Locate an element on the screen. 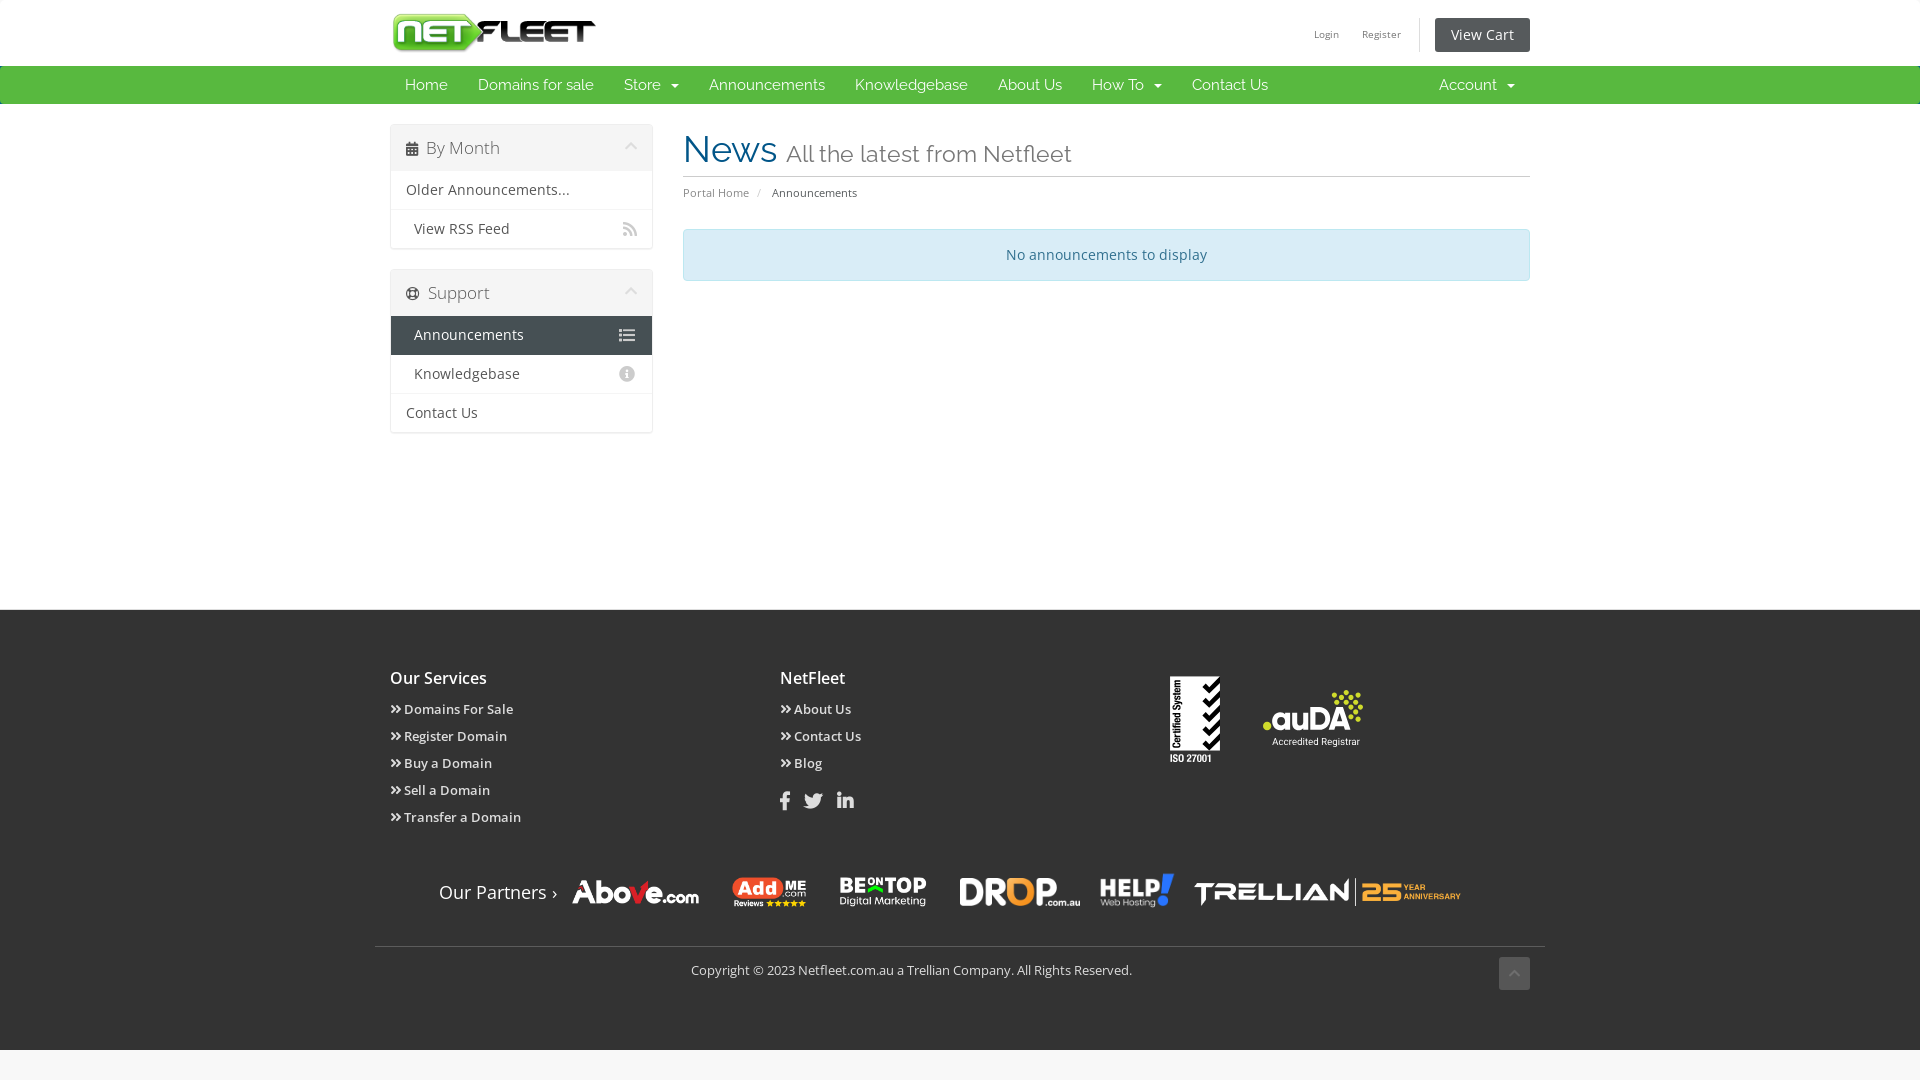 This screenshot has width=1920, height=1080. 'Transfer a Domain' is located at coordinates (454, 817).